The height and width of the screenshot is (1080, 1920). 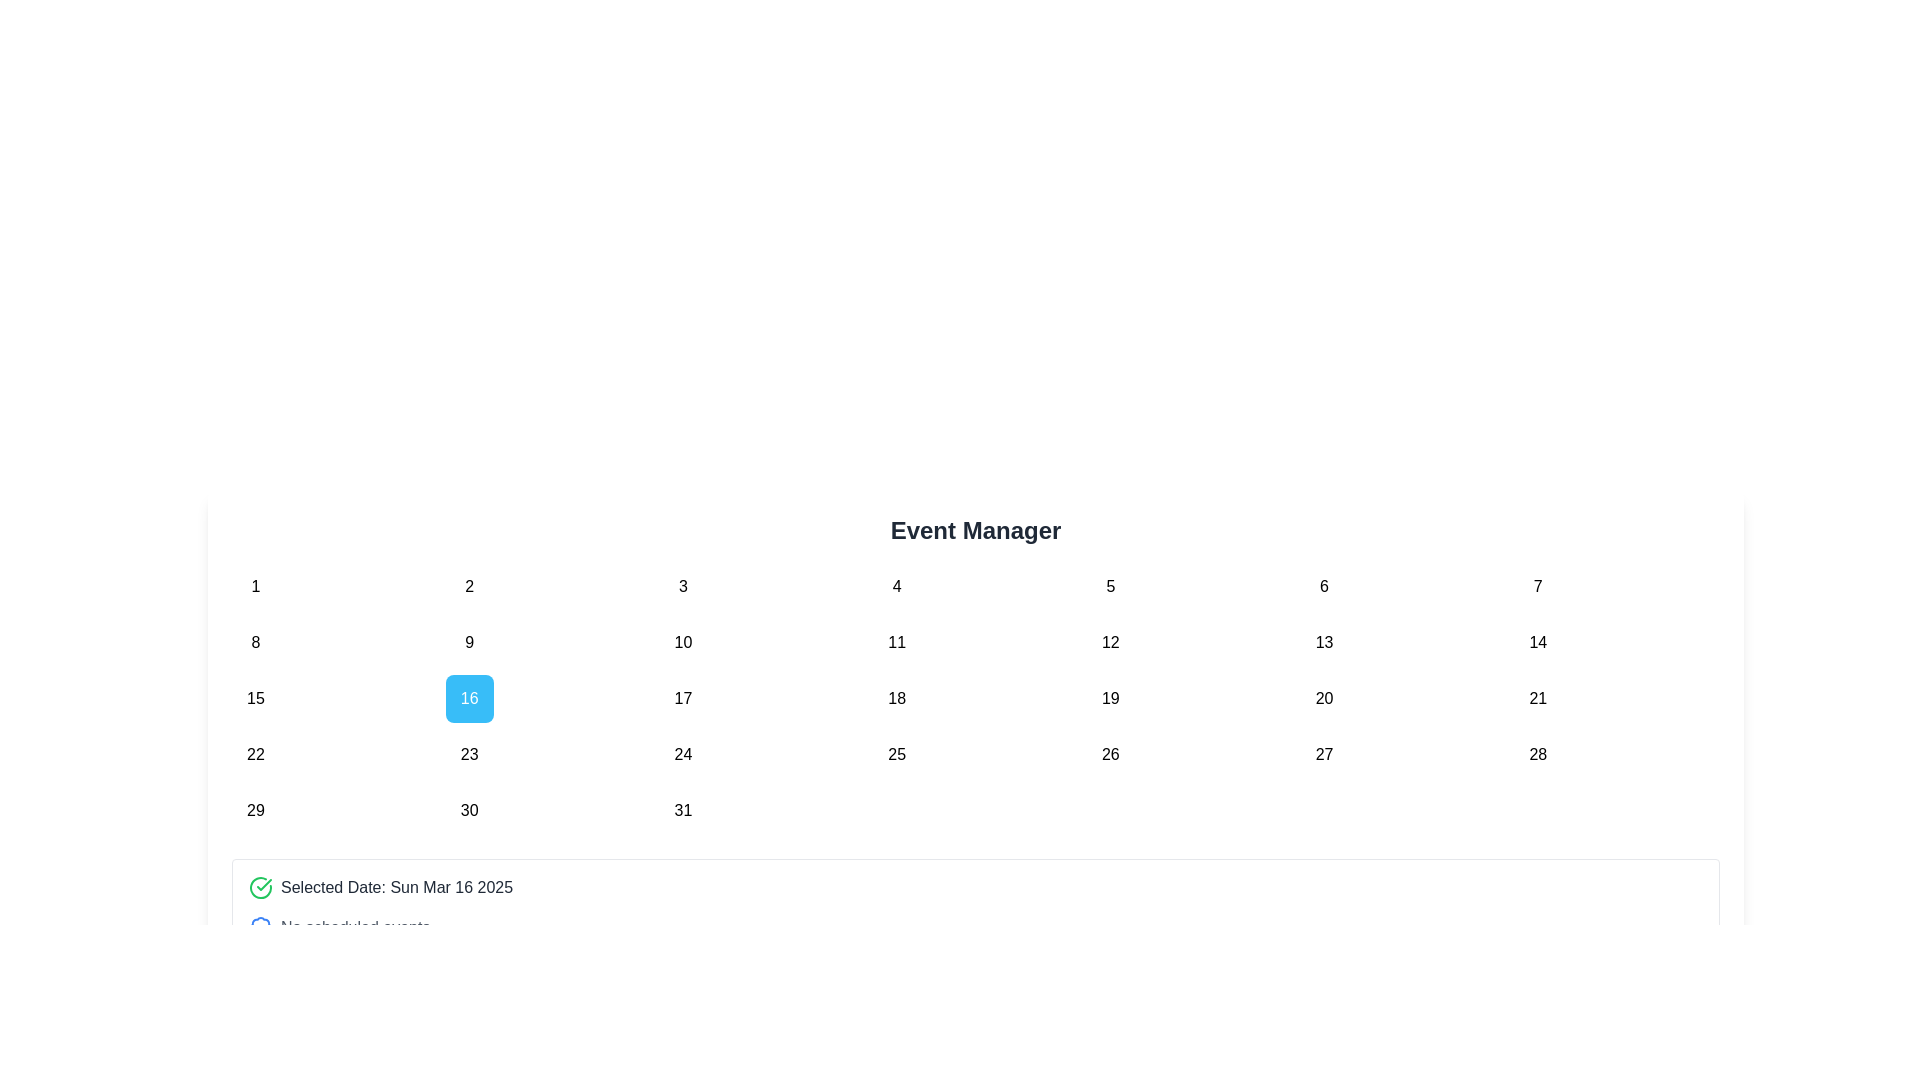 What do you see at coordinates (1324, 697) in the screenshot?
I see `the rounded square button labeled '20' with a white background` at bounding box center [1324, 697].